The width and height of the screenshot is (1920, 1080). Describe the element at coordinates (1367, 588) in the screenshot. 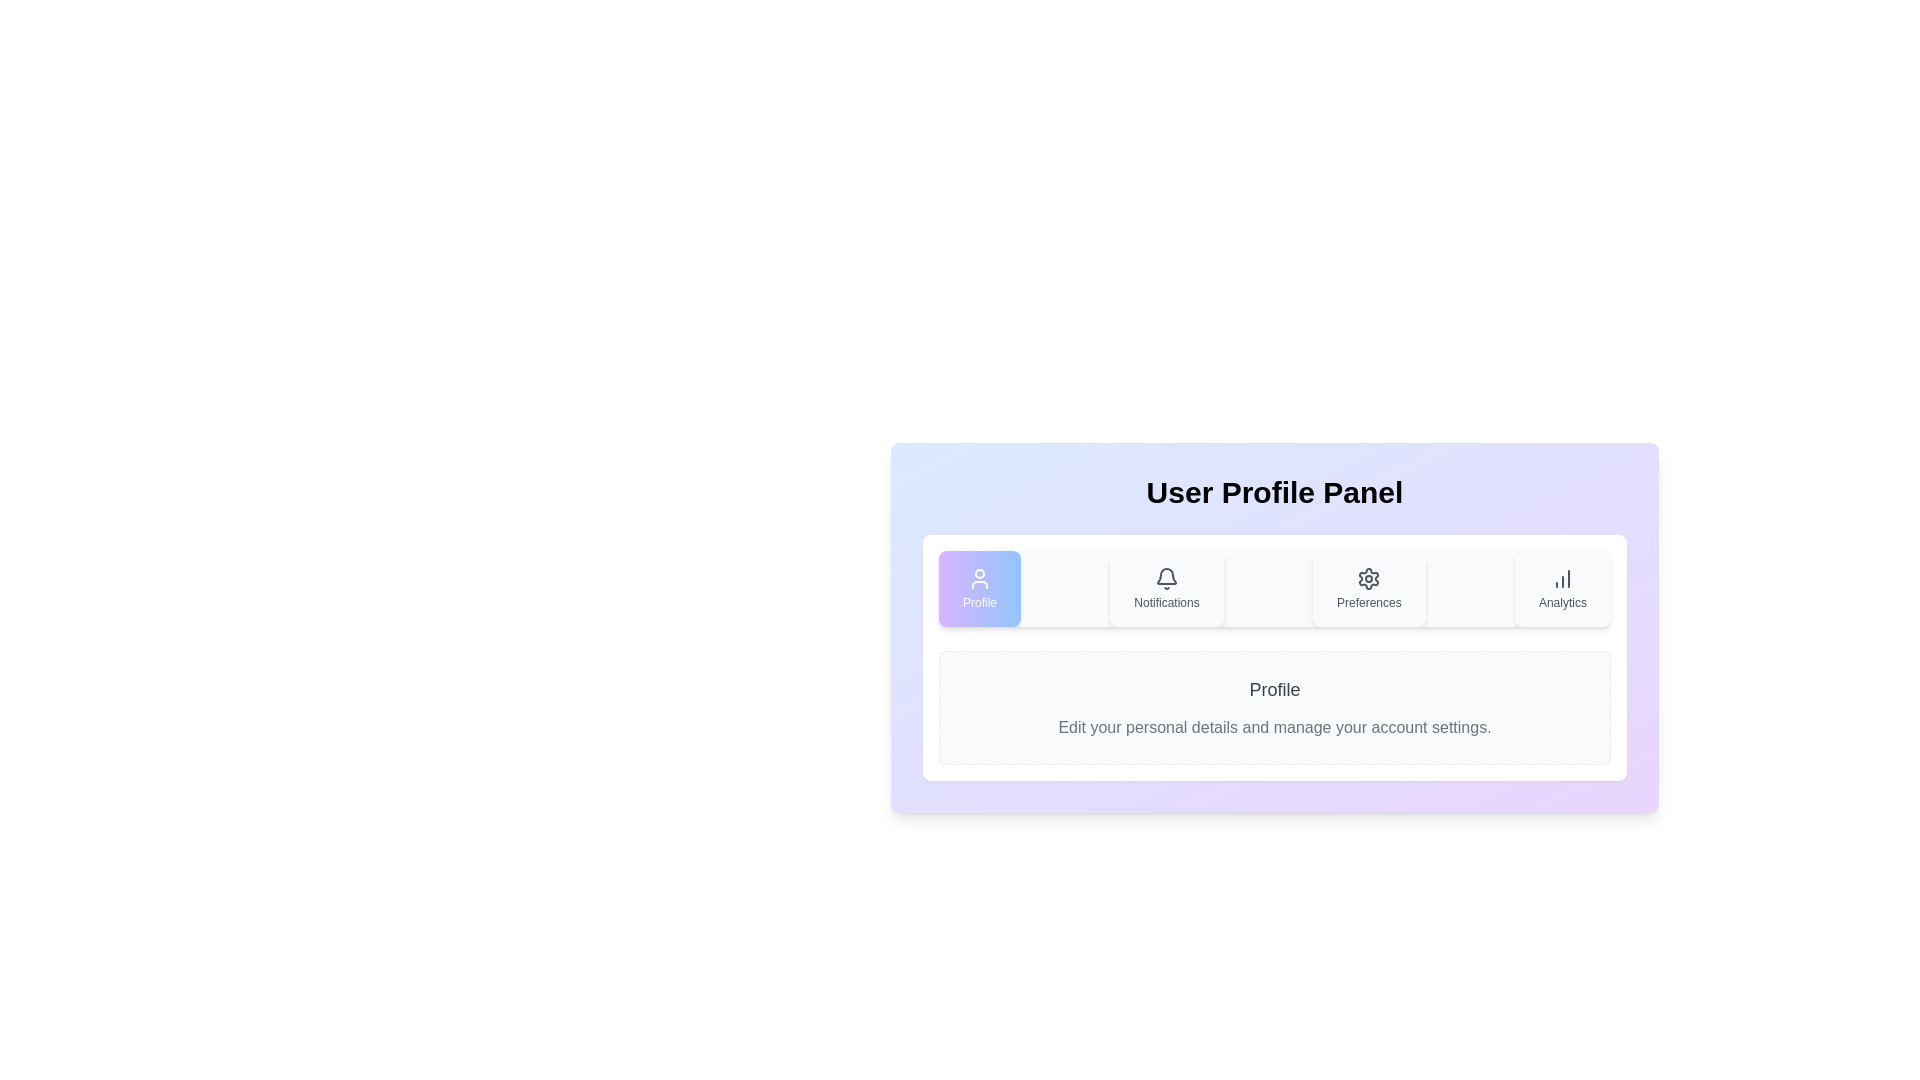

I see `the tab labeled Preferences to preview its interactive effect` at that location.